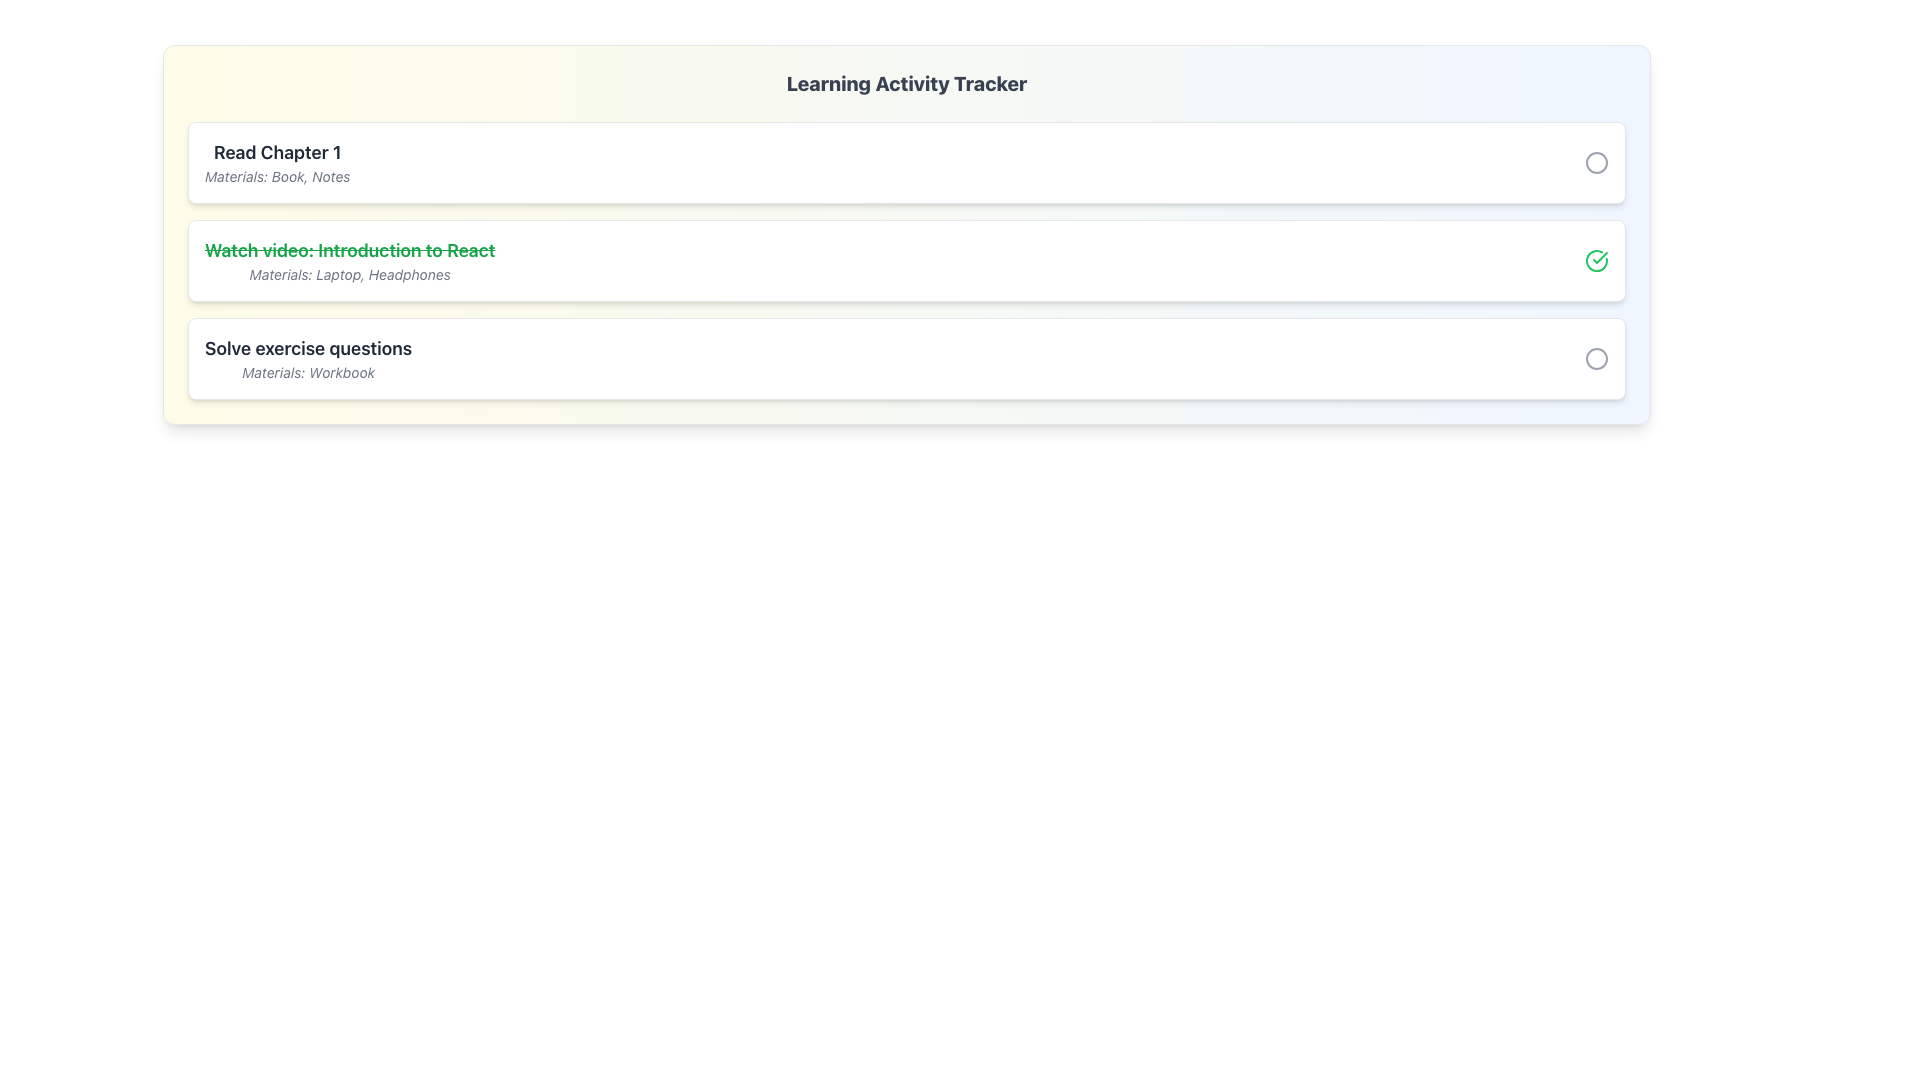 The width and height of the screenshot is (1920, 1080). Describe the element at coordinates (906, 260) in the screenshot. I see `the task entry element labeled 'Watch video: Introduction to React' to read the task details` at that location.